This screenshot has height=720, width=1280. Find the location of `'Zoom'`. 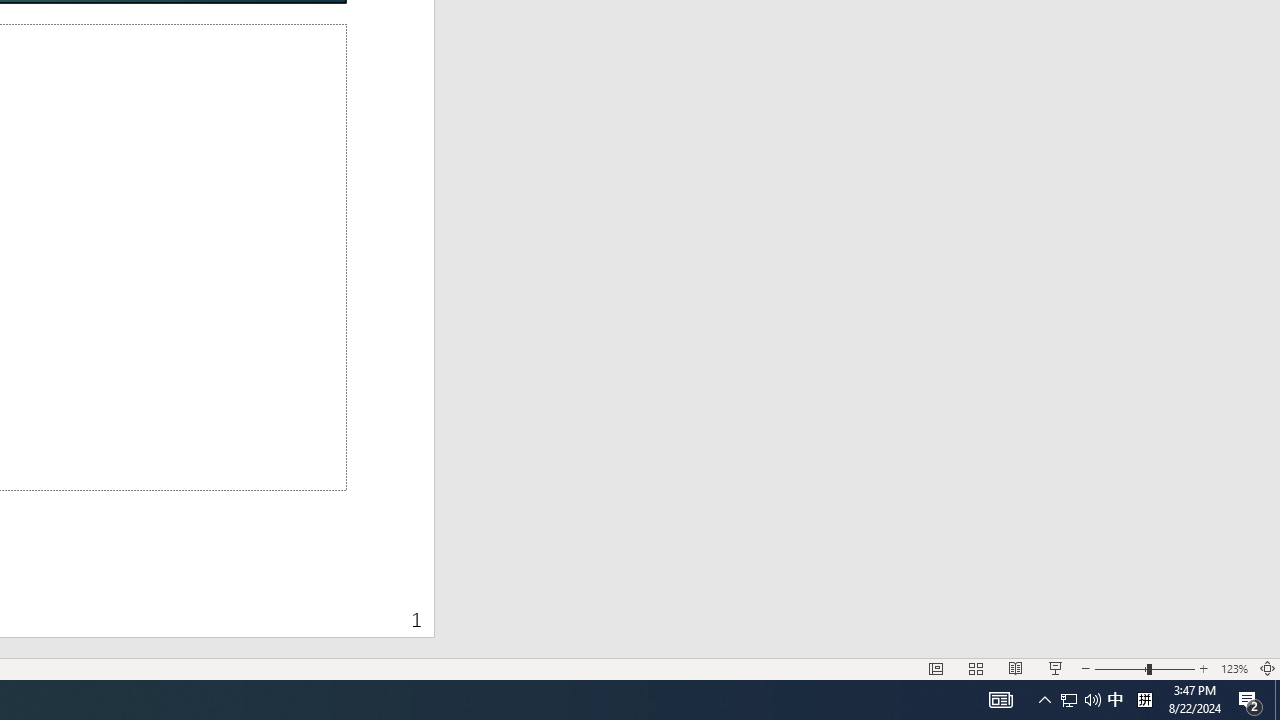

'Zoom' is located at coordinates (1144, 669).